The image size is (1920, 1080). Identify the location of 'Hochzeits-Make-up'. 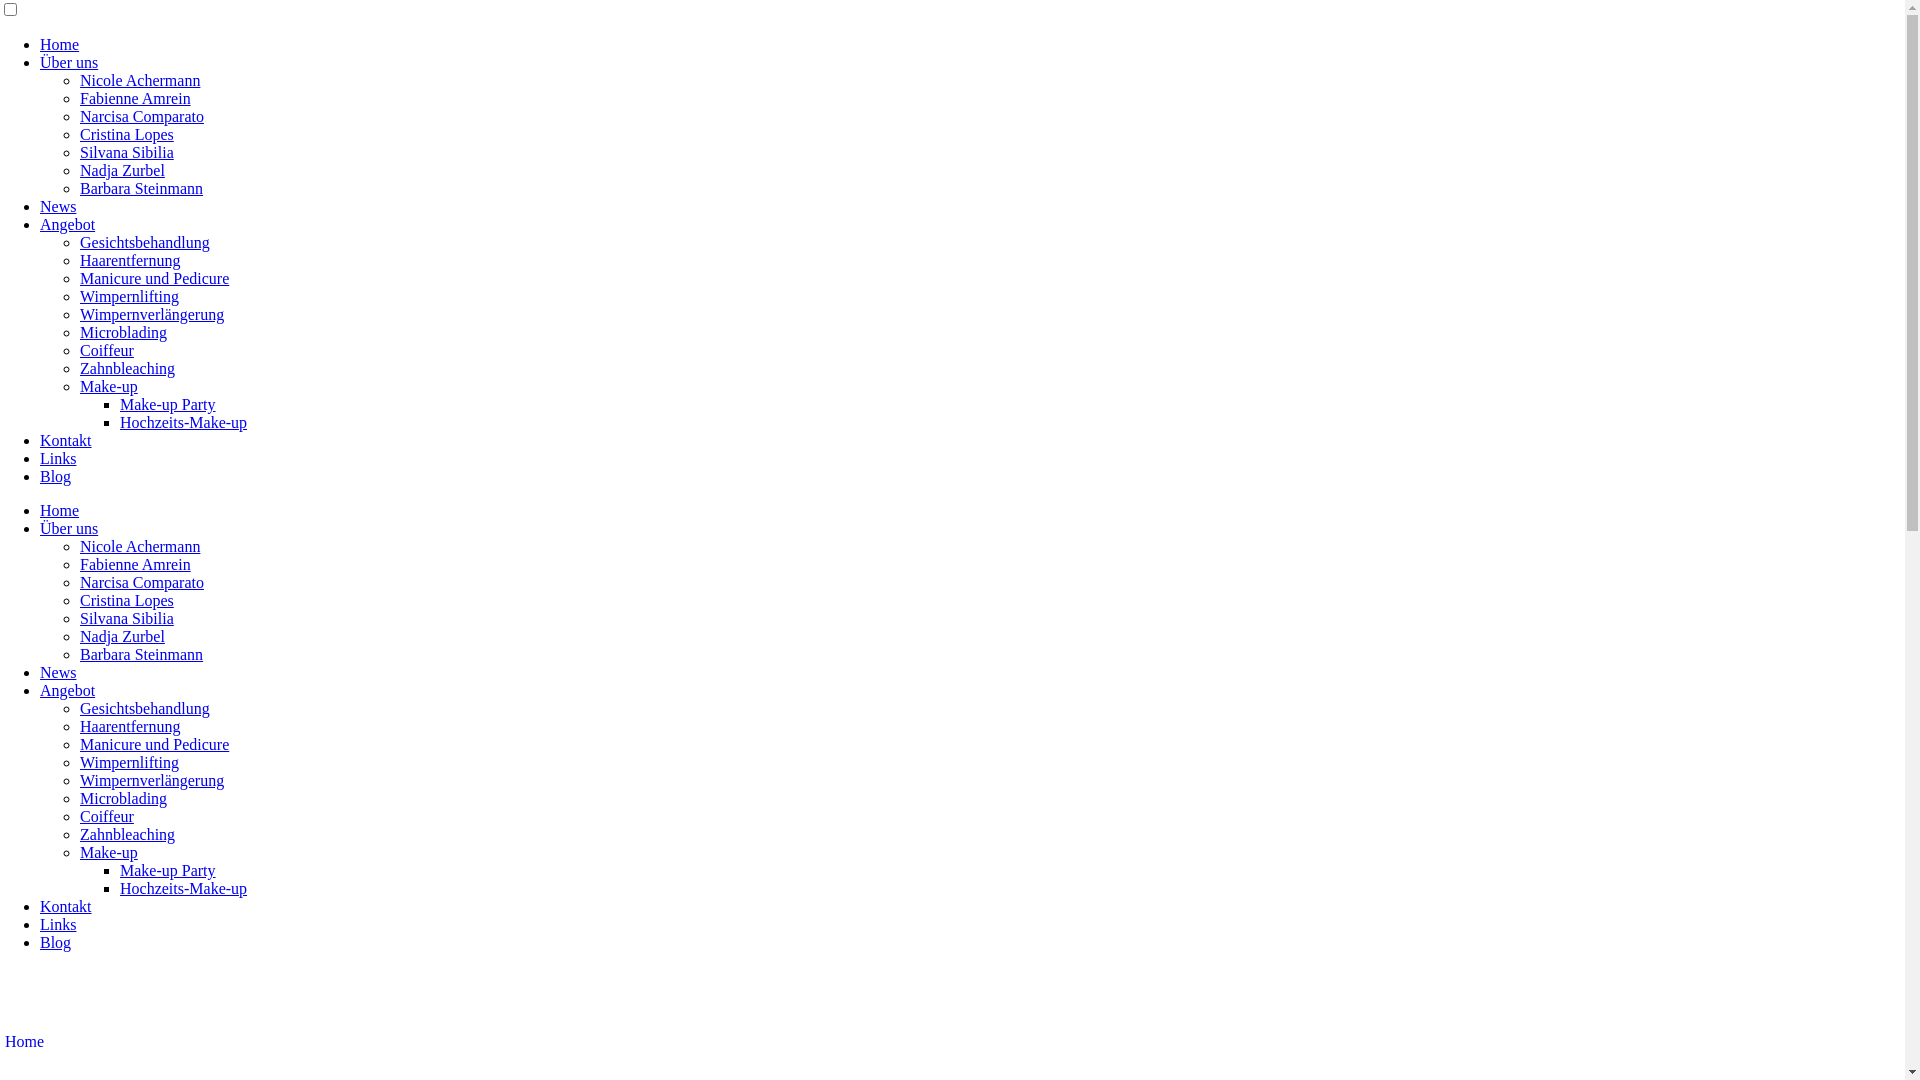
(183, 421).